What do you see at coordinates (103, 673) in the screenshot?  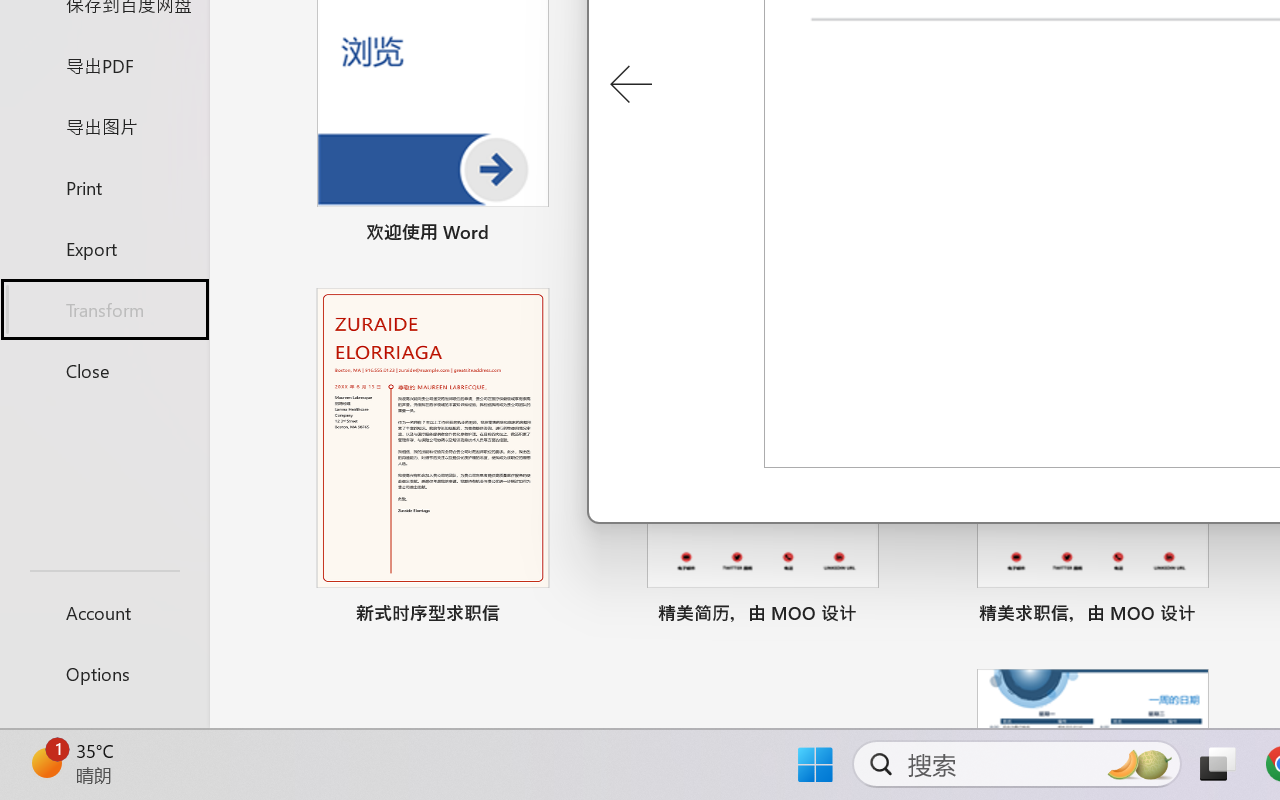 I see `'Options'` at bounding box center [103, 673].